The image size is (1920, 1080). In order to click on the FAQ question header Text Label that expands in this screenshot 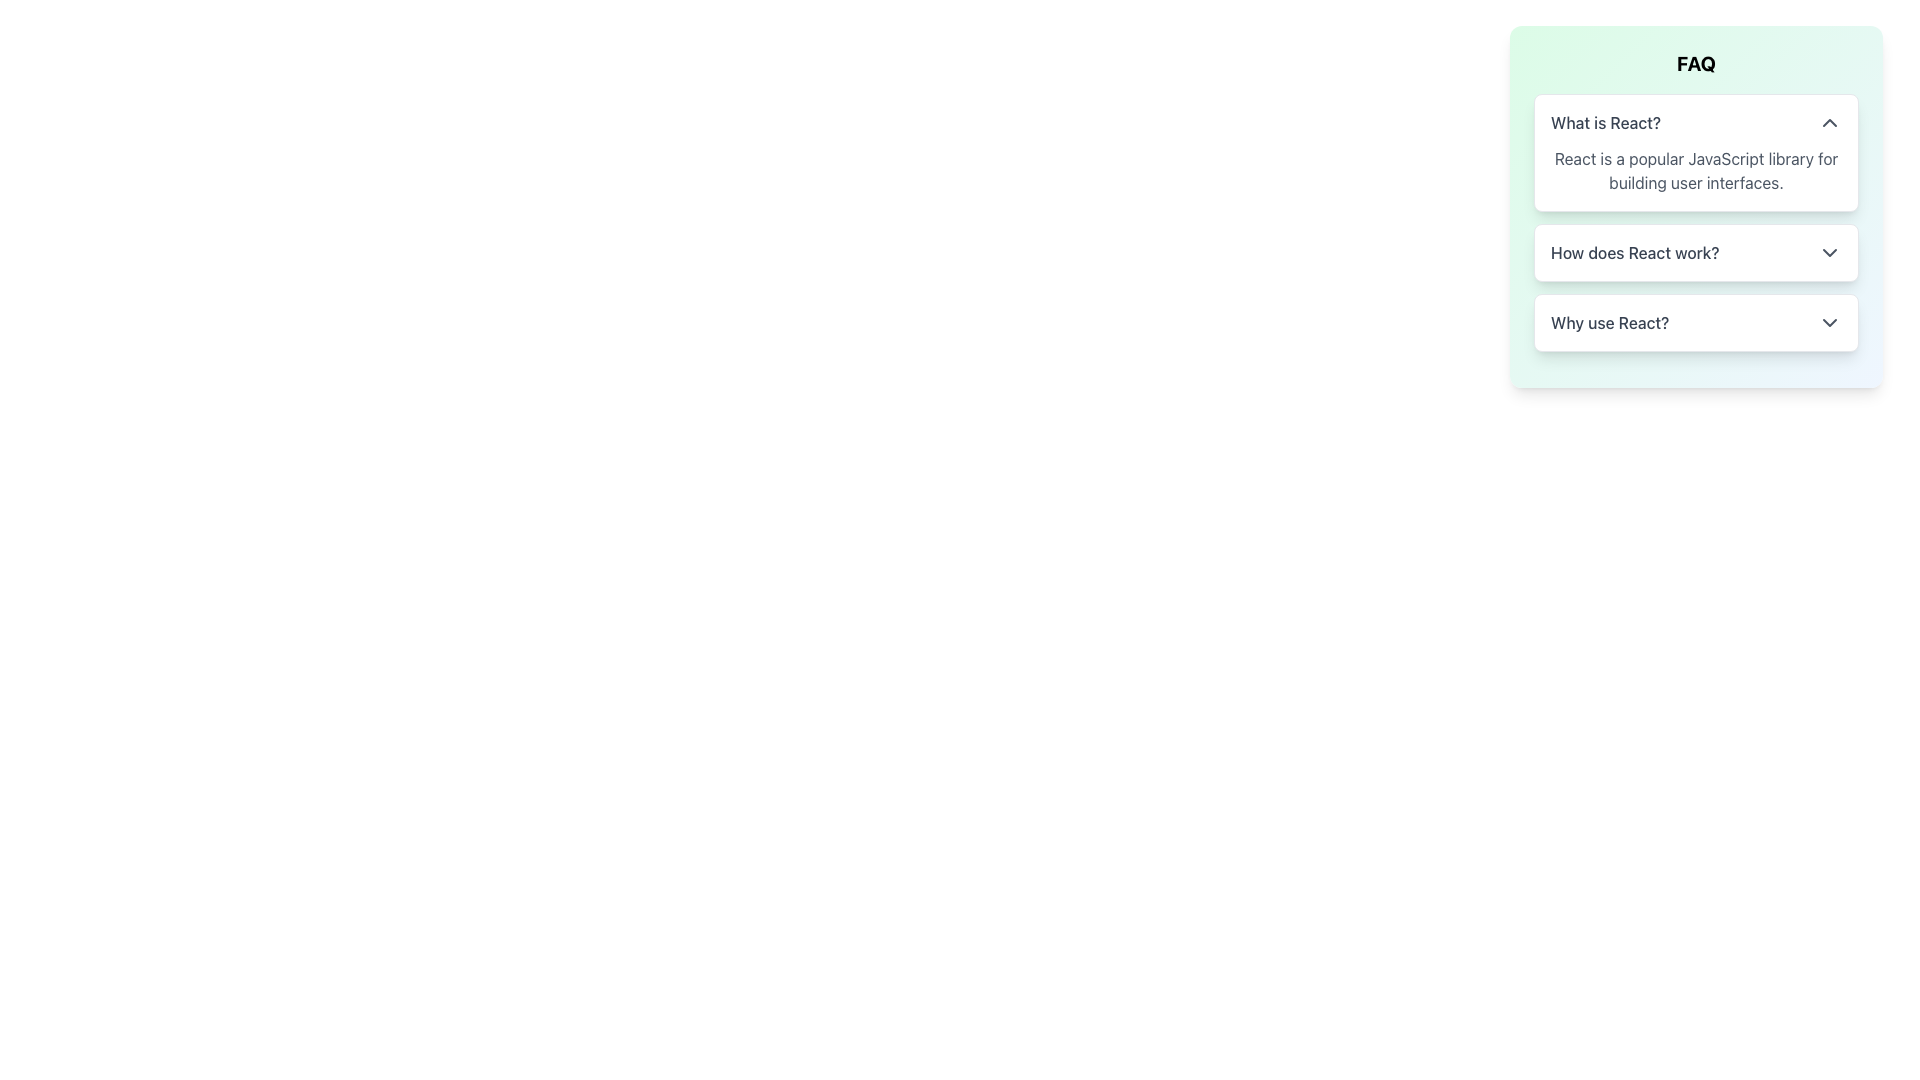, I will do `click(1635, 252)`.